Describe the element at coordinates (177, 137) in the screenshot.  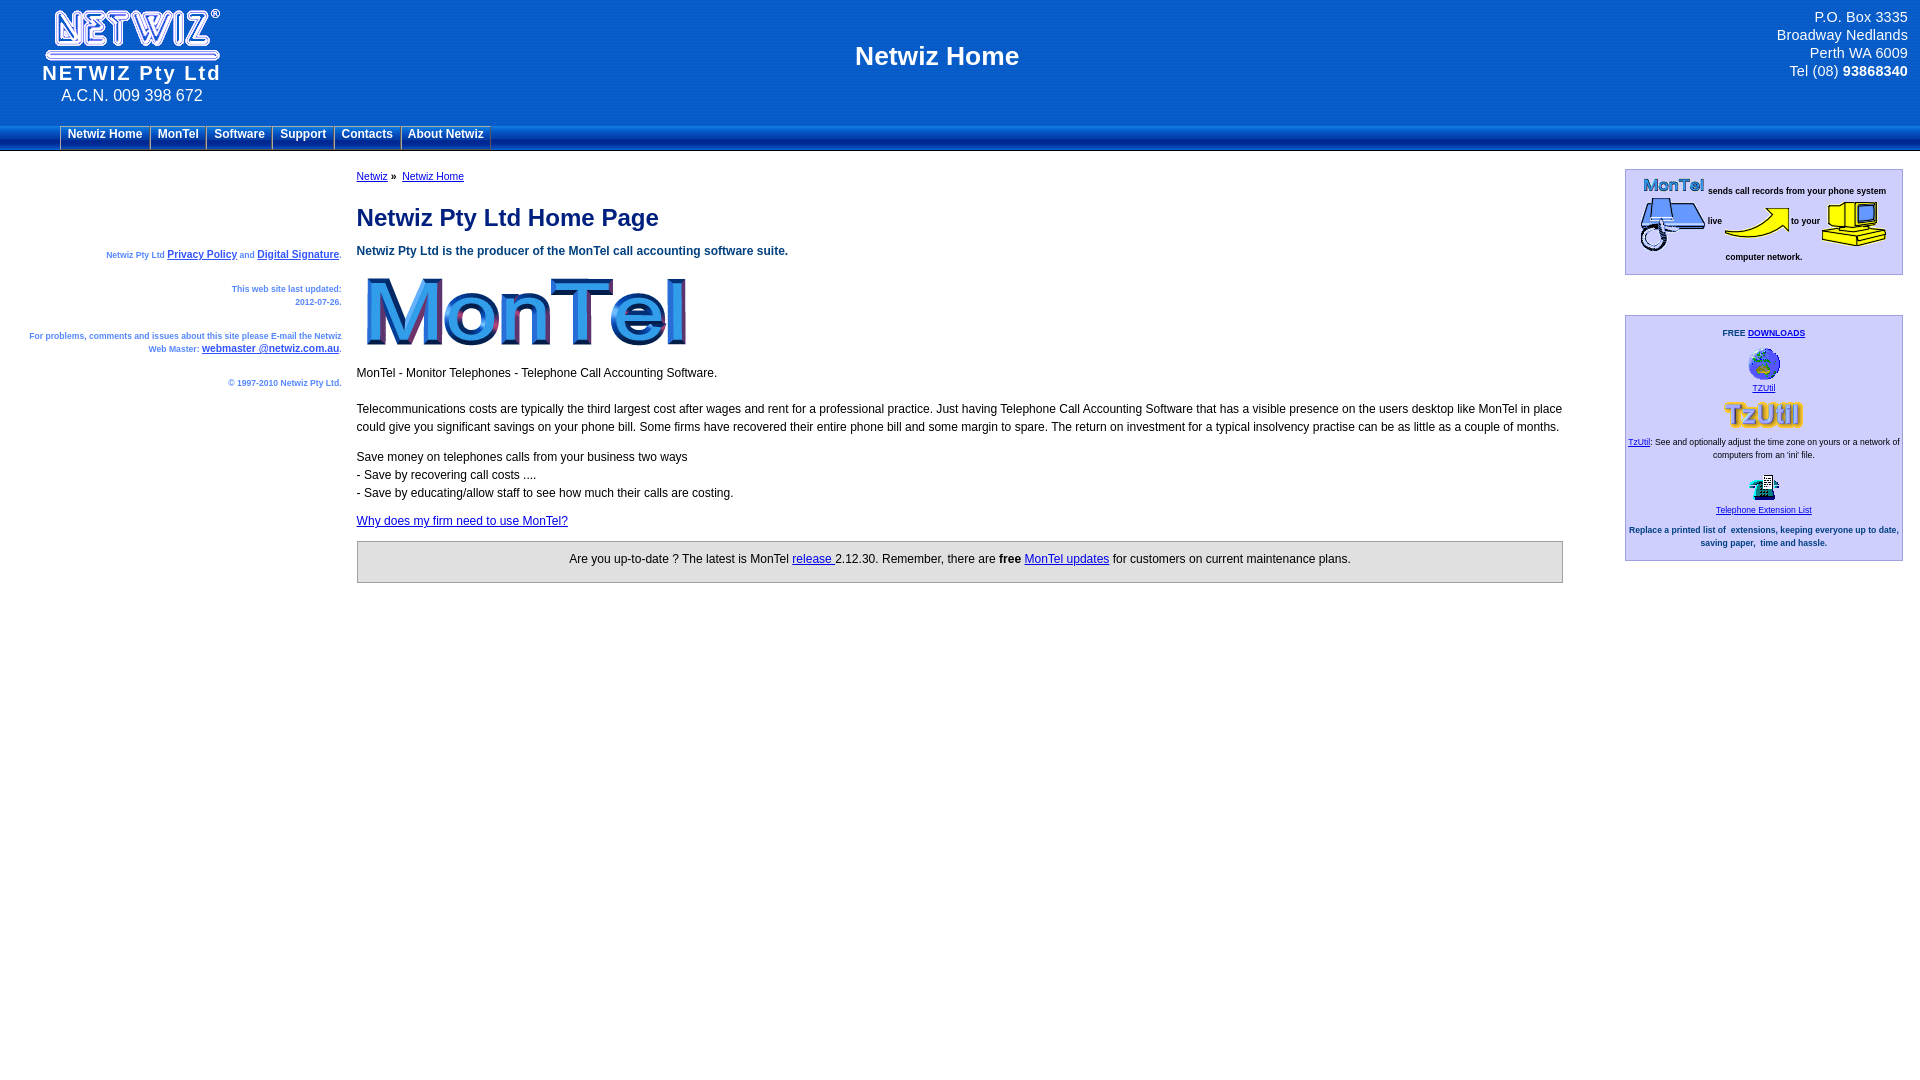
I see `'  MonTel  '` at that location.